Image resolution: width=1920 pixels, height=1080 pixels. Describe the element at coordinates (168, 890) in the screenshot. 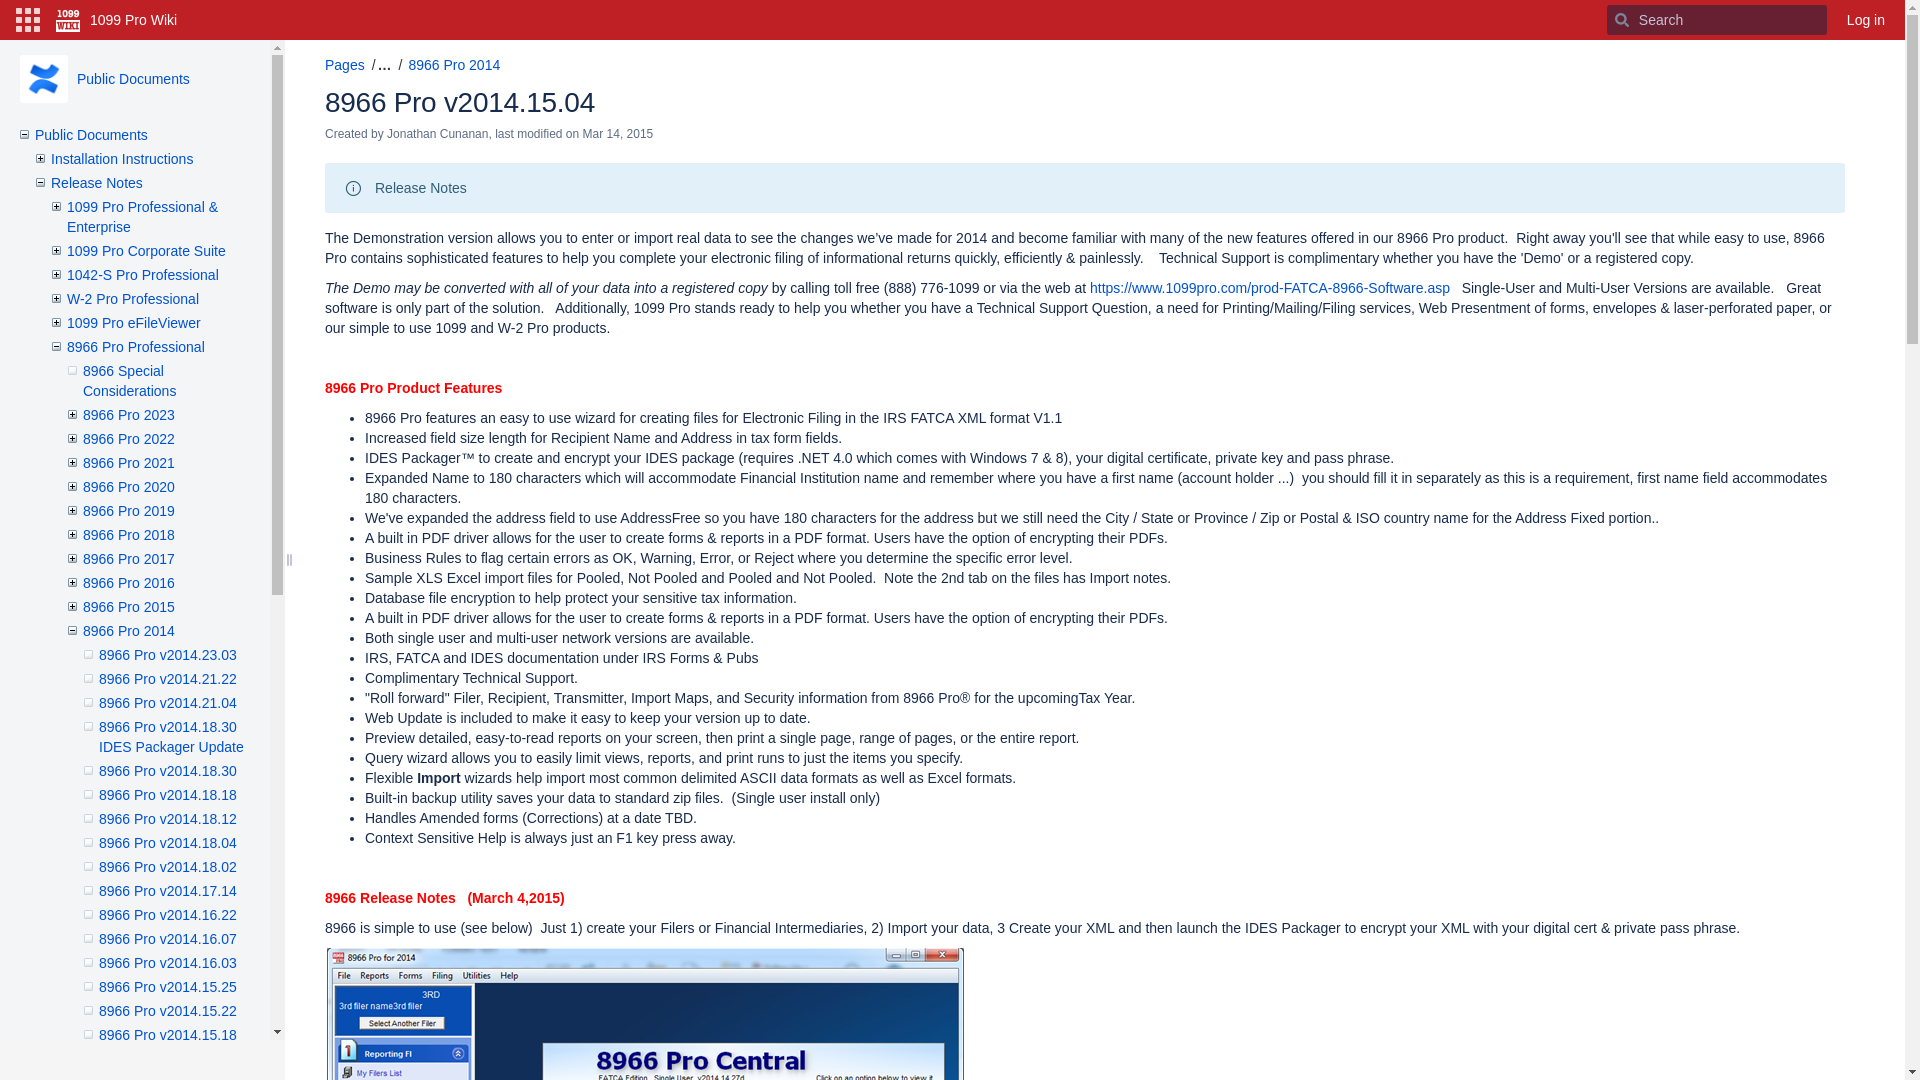

I see `'8966 Pro v2014.17.14'` at that location.